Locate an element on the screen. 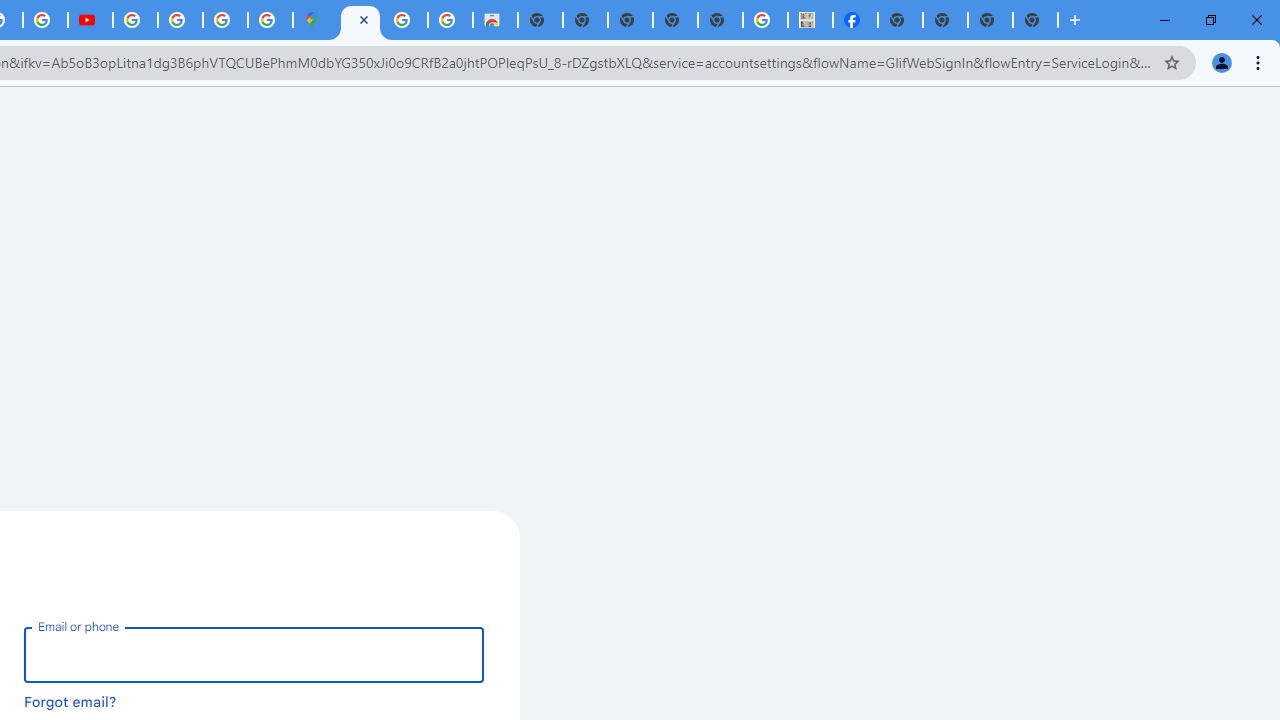 The width and height of the screenshot is (1280, 720). 'Forgot email?' is located at coordinates (70, 700).